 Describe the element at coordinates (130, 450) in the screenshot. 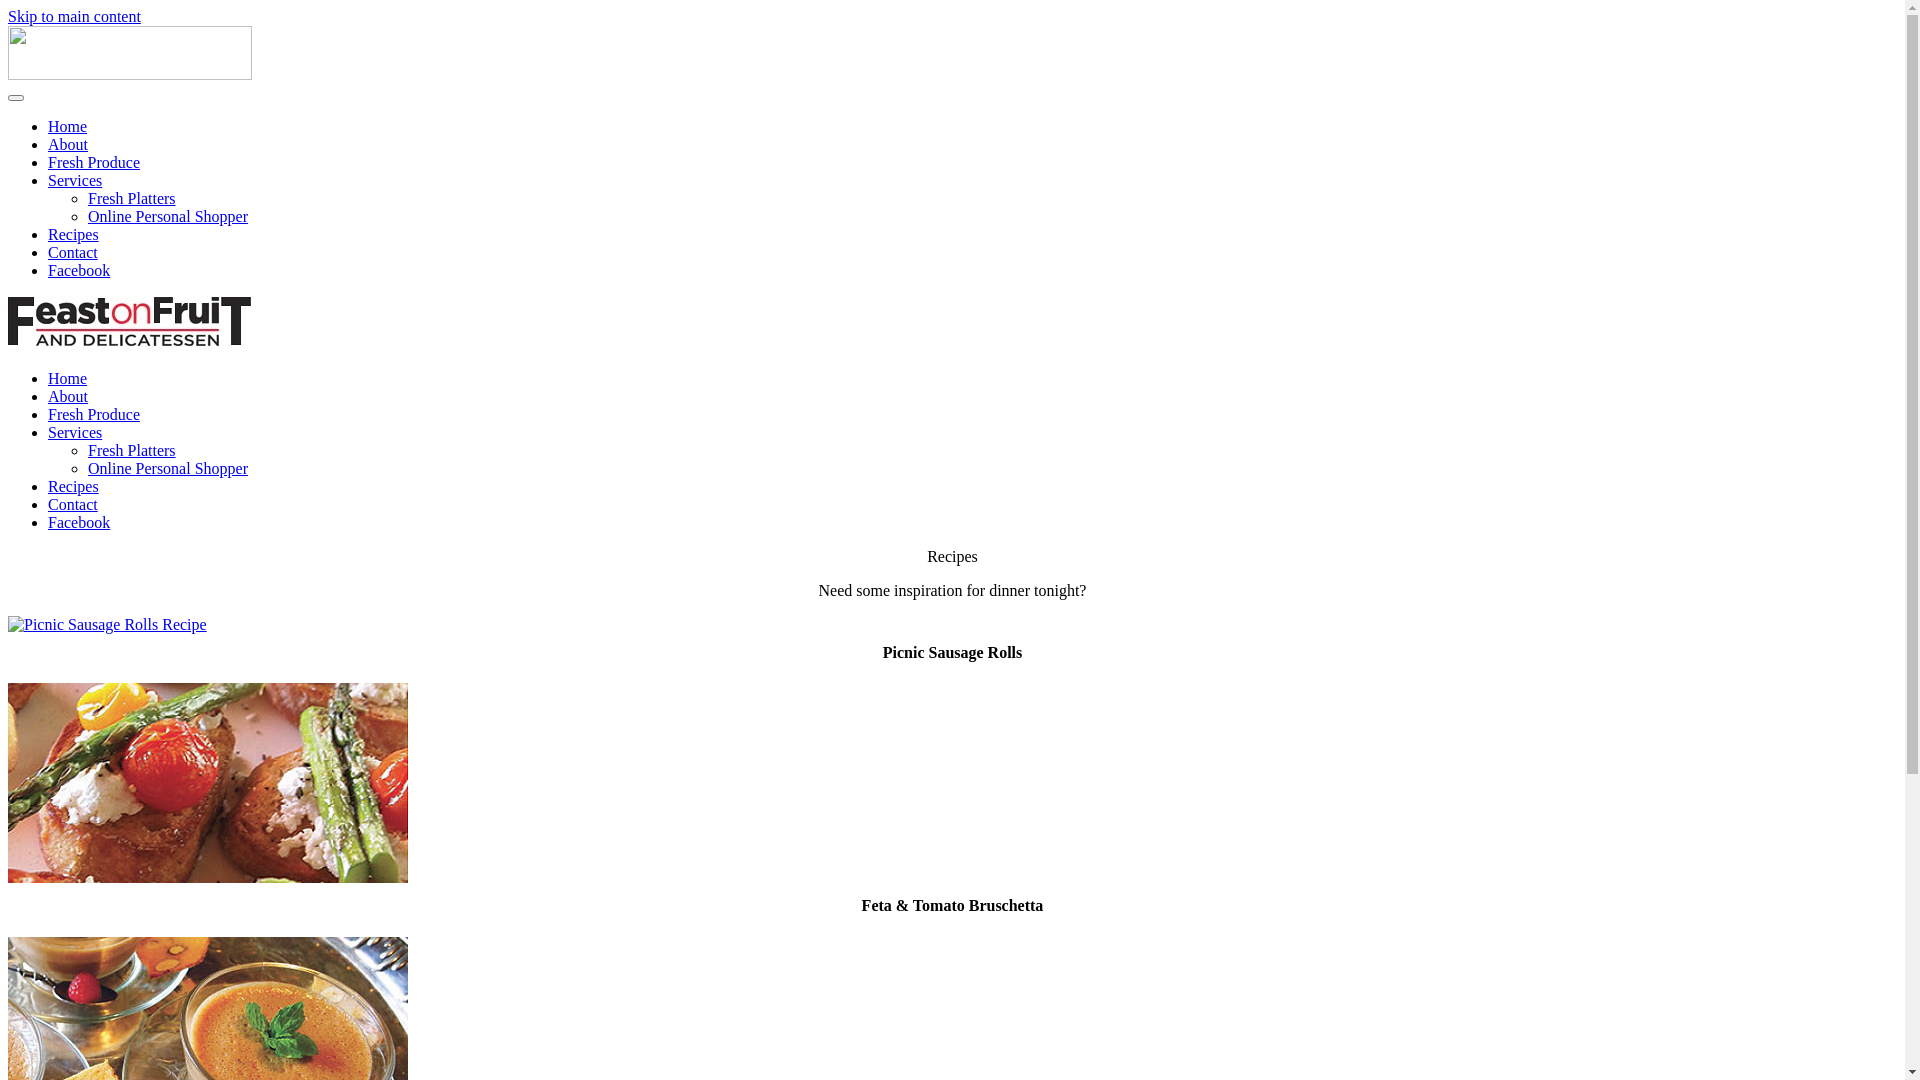

I see `'Fresh Platters'` at that location.